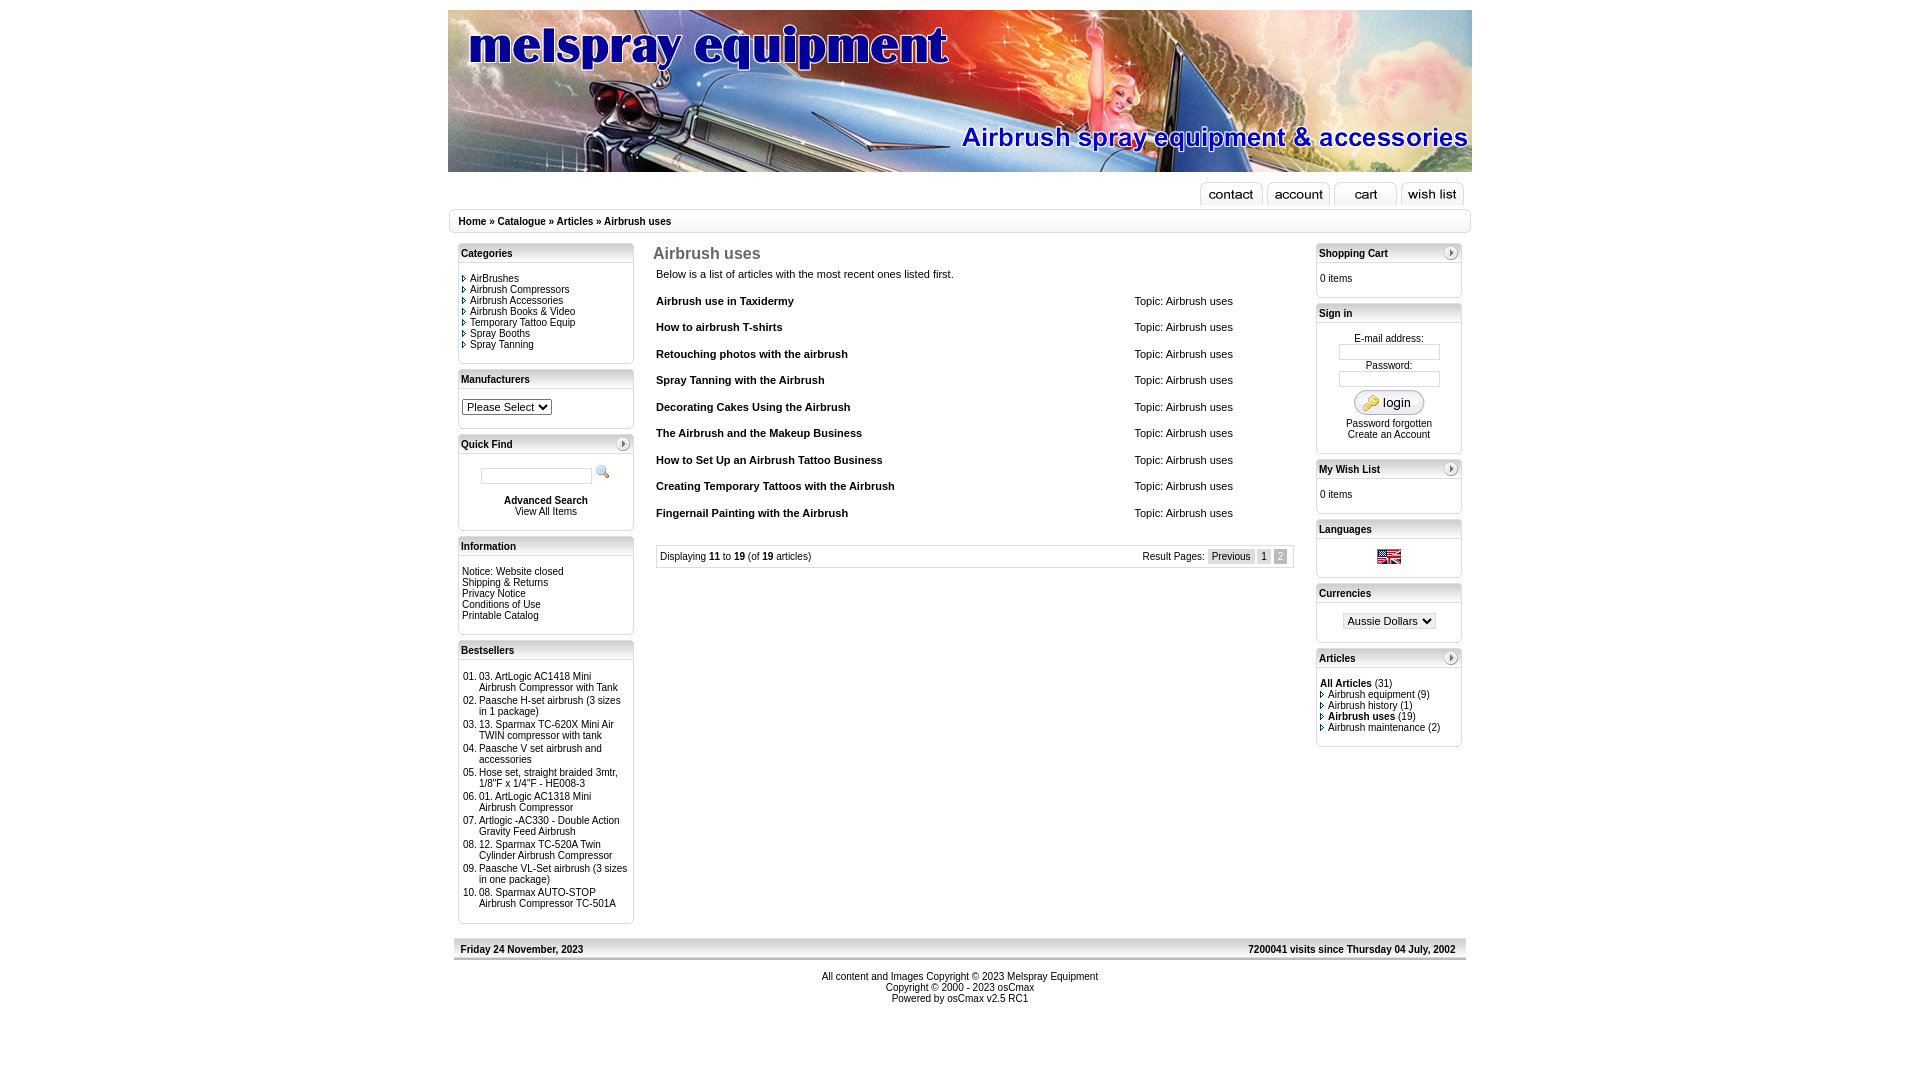 This screenshot has width=1920, height=1080. What do you see at coordinates (521, 221) in the screenshot?
I see `'Catalogue'` at bounding box center [521, 221].